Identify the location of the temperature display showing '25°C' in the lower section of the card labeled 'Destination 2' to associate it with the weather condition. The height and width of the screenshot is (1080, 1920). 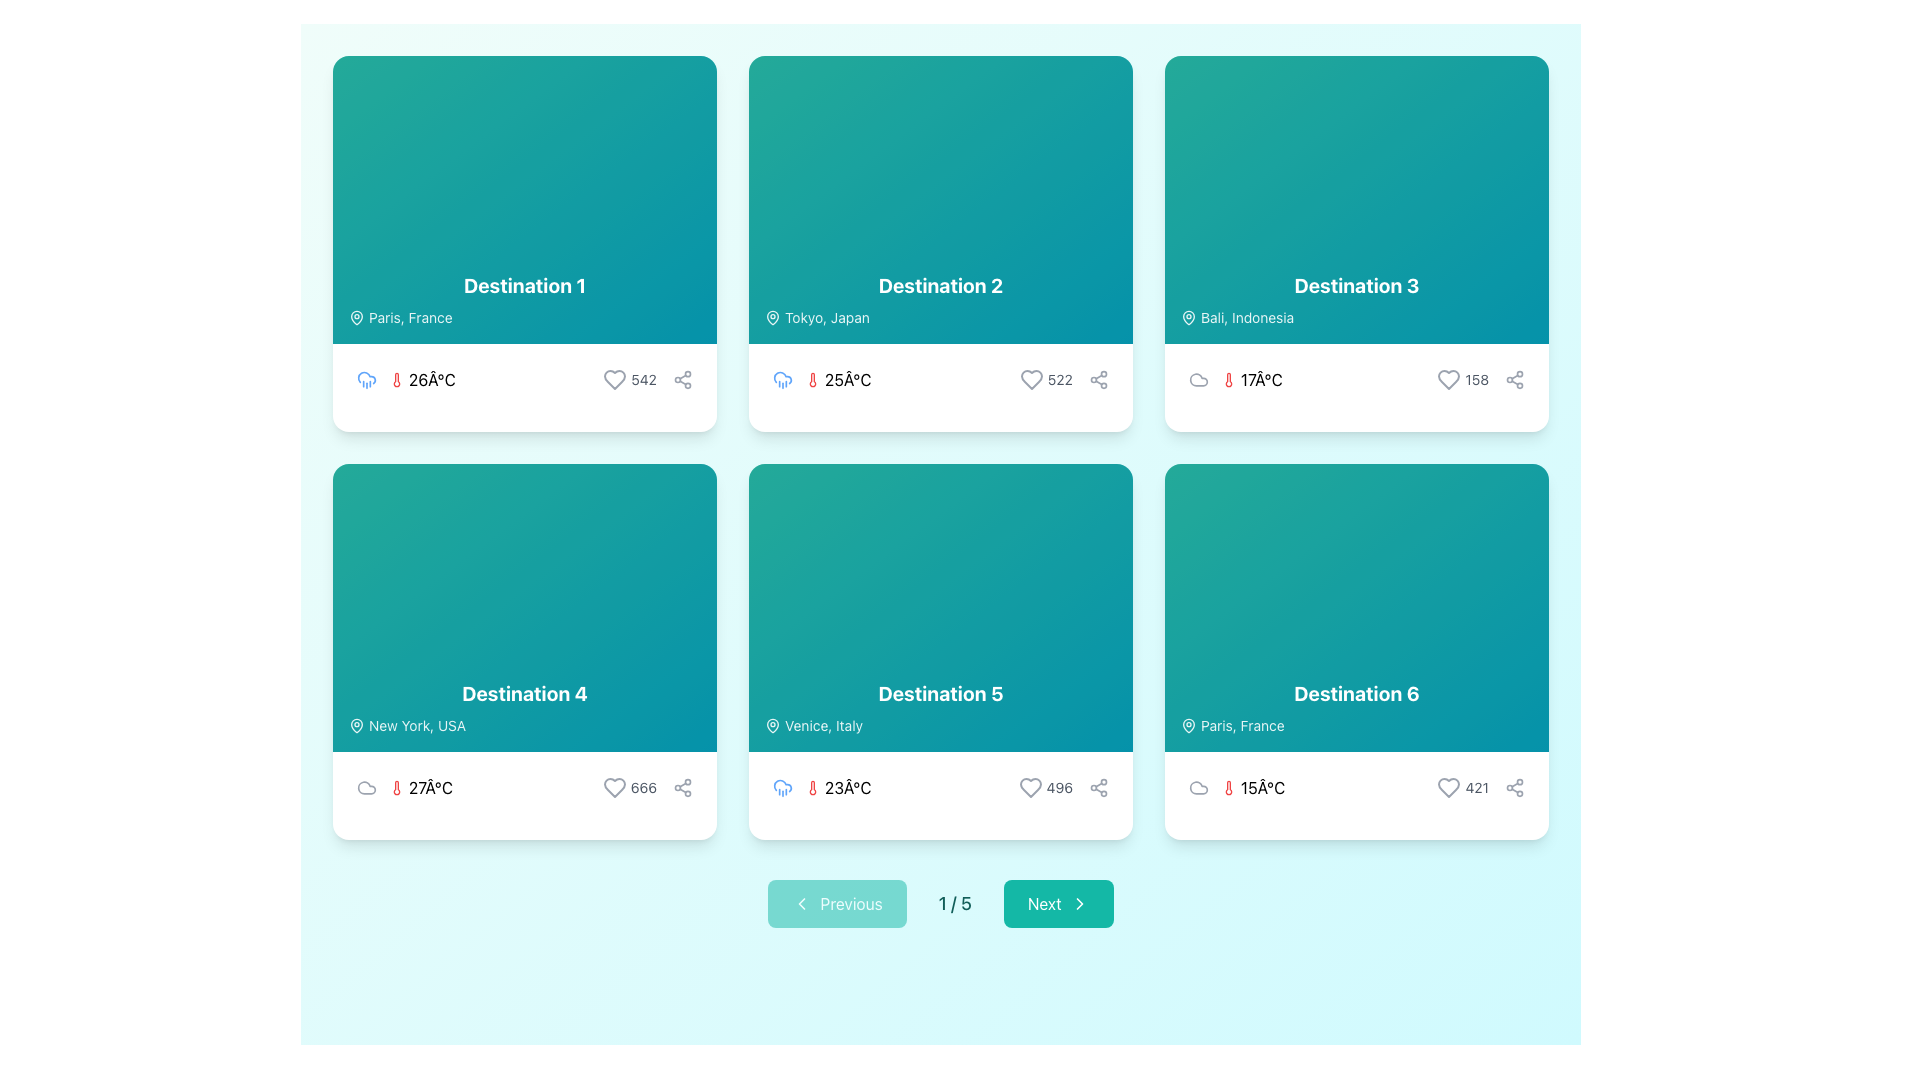
(821, 380).